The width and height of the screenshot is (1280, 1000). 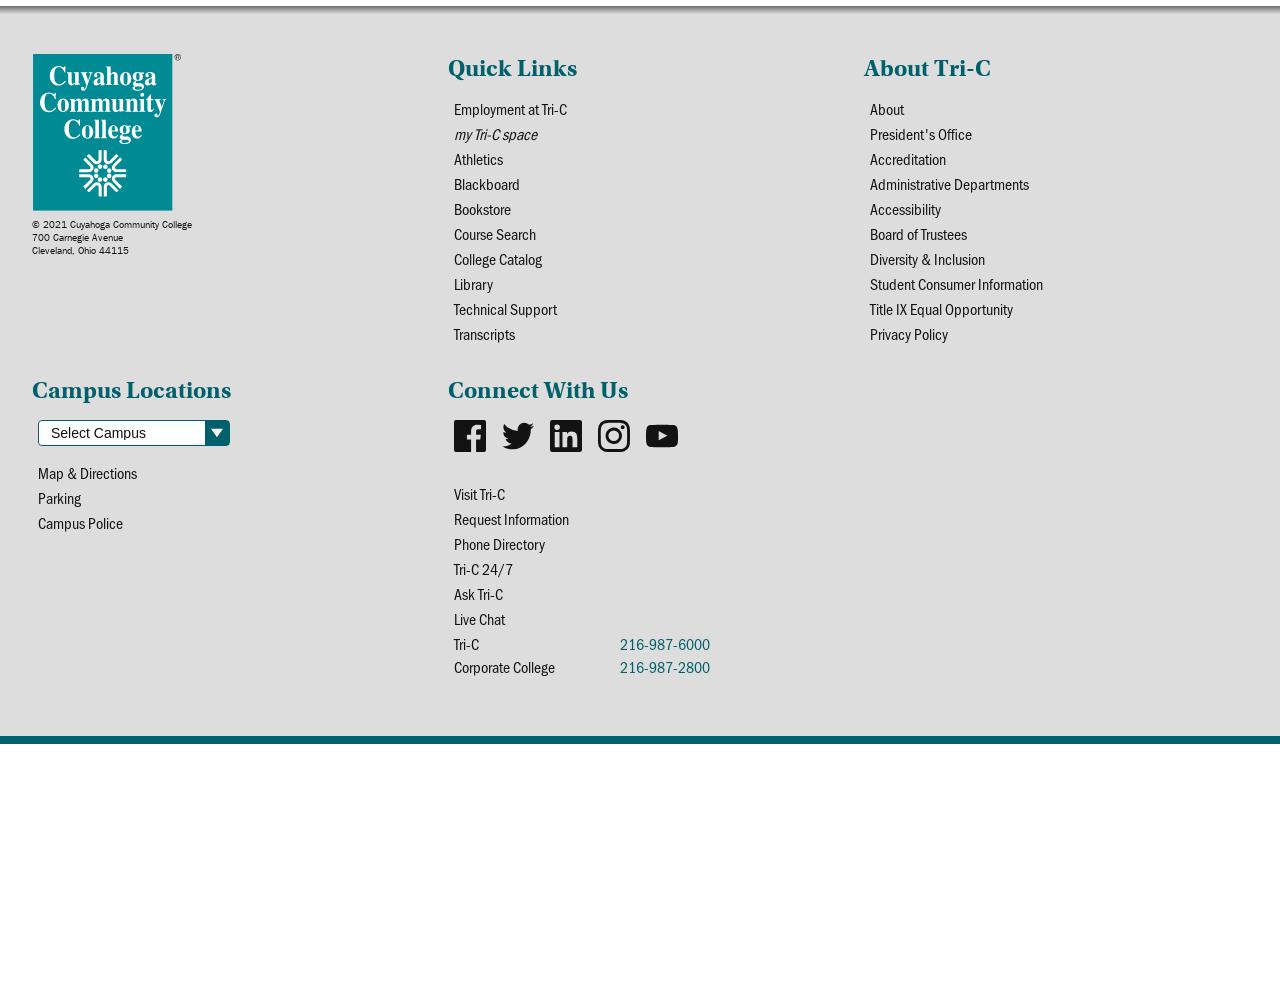 I want to click on 'Request Information', so click(x=451, y=518).